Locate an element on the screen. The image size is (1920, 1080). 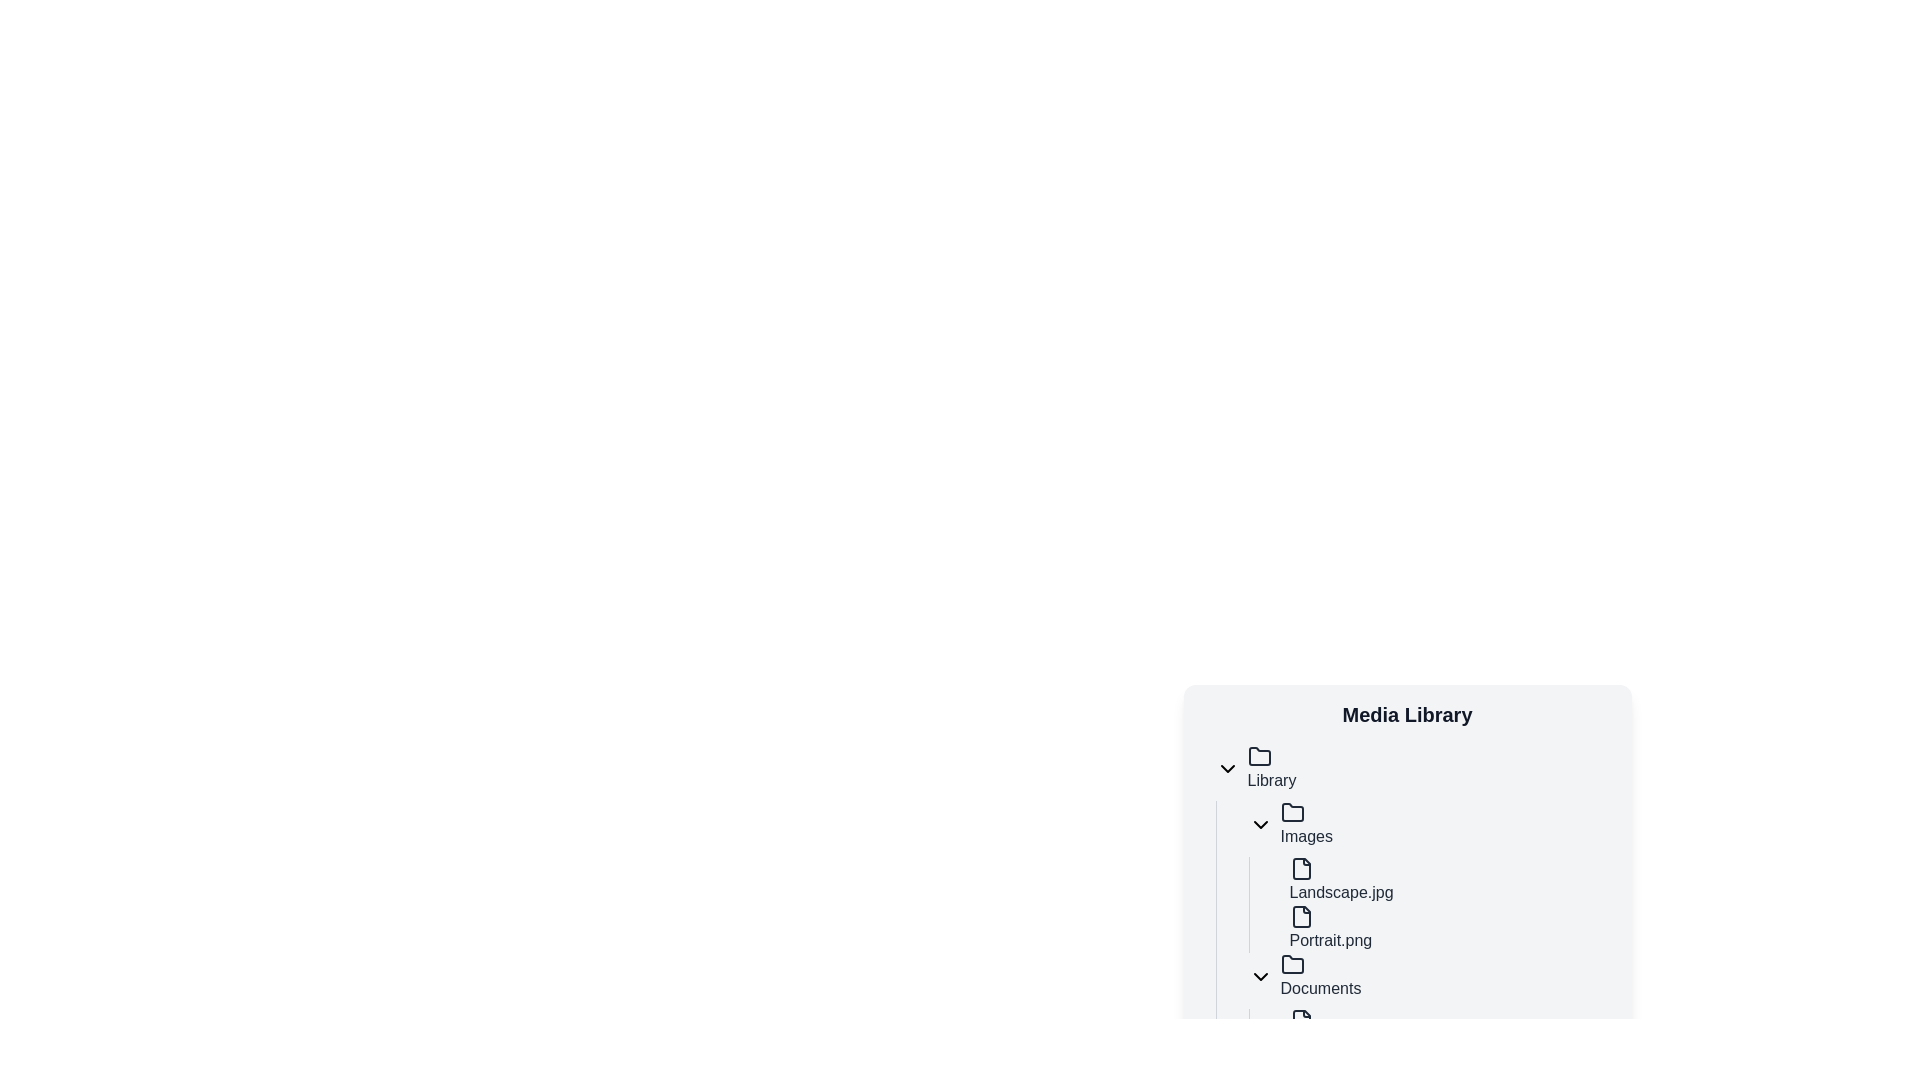
the folder icon representing the 'Images' directory in the media library navigation is located at coordinates (1292, 813).